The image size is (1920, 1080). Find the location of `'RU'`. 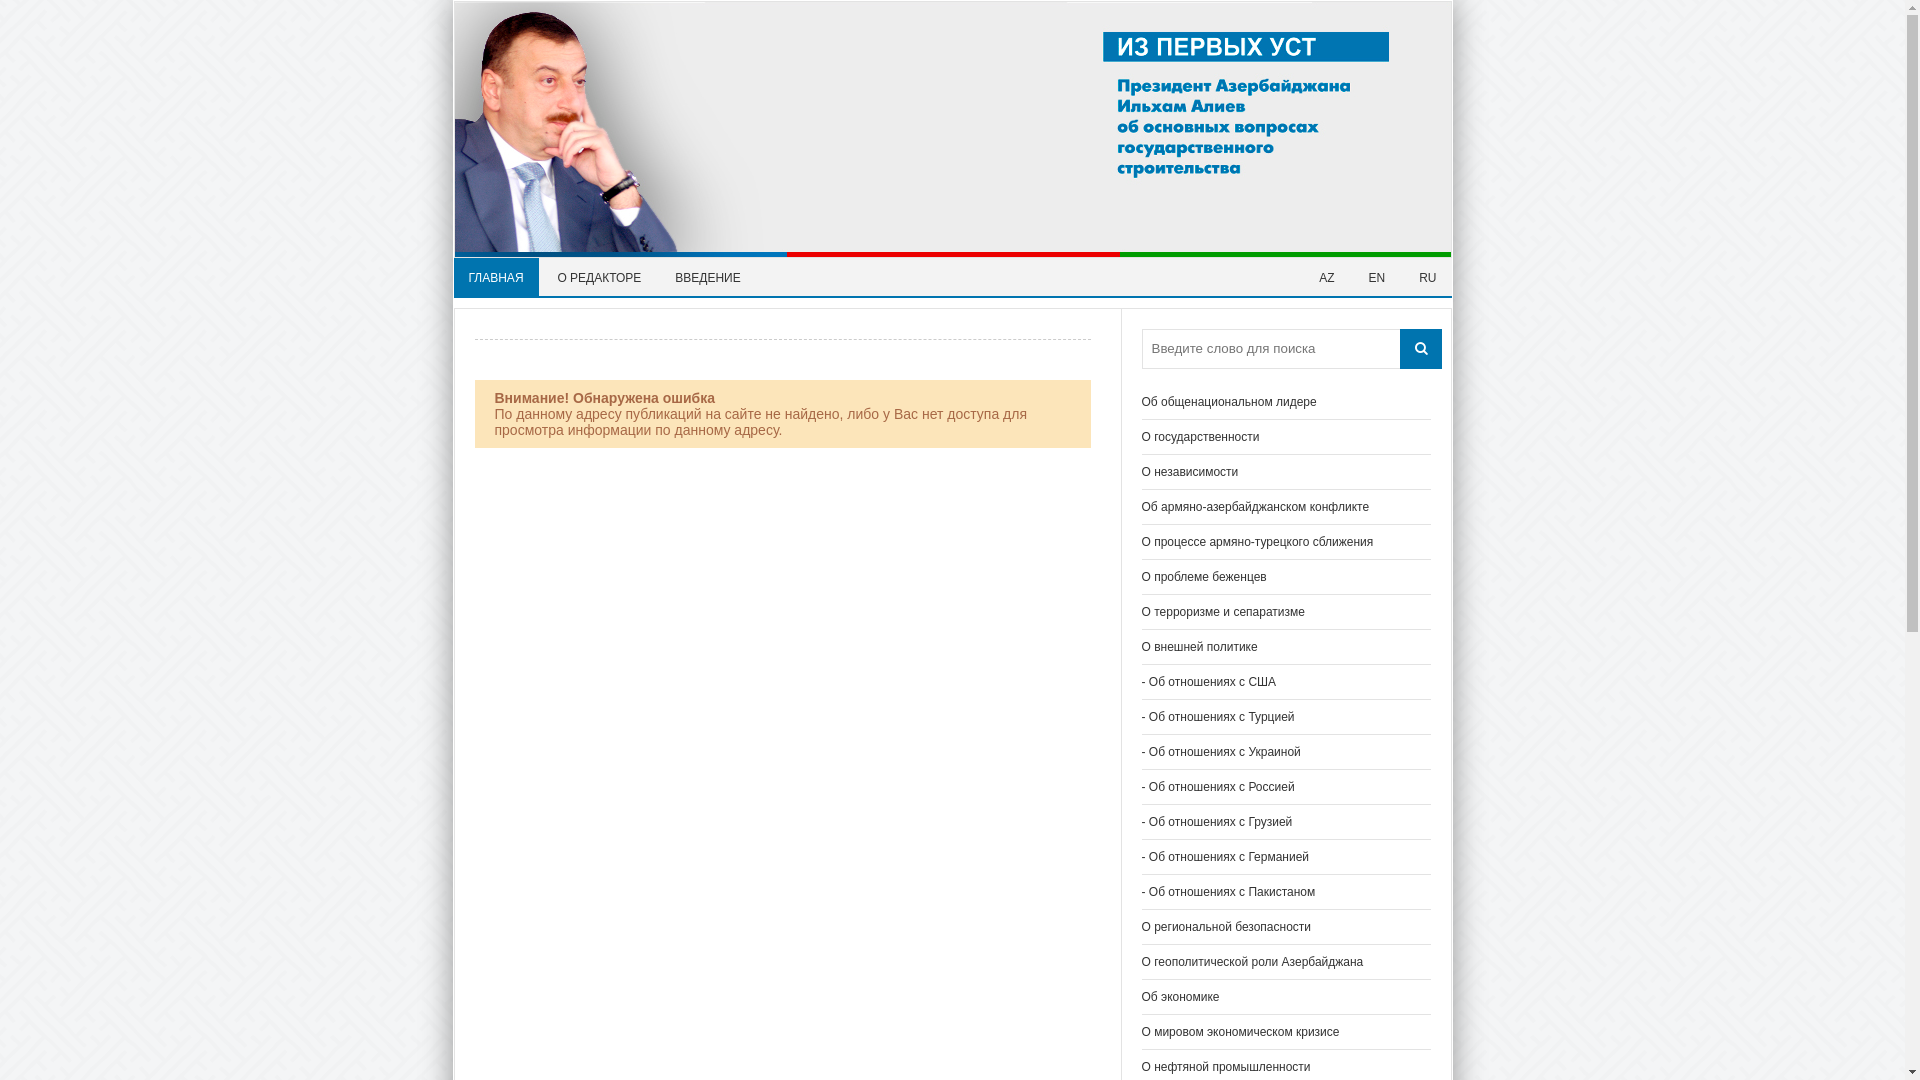

'RU' is located at coordinates (1426, 277).